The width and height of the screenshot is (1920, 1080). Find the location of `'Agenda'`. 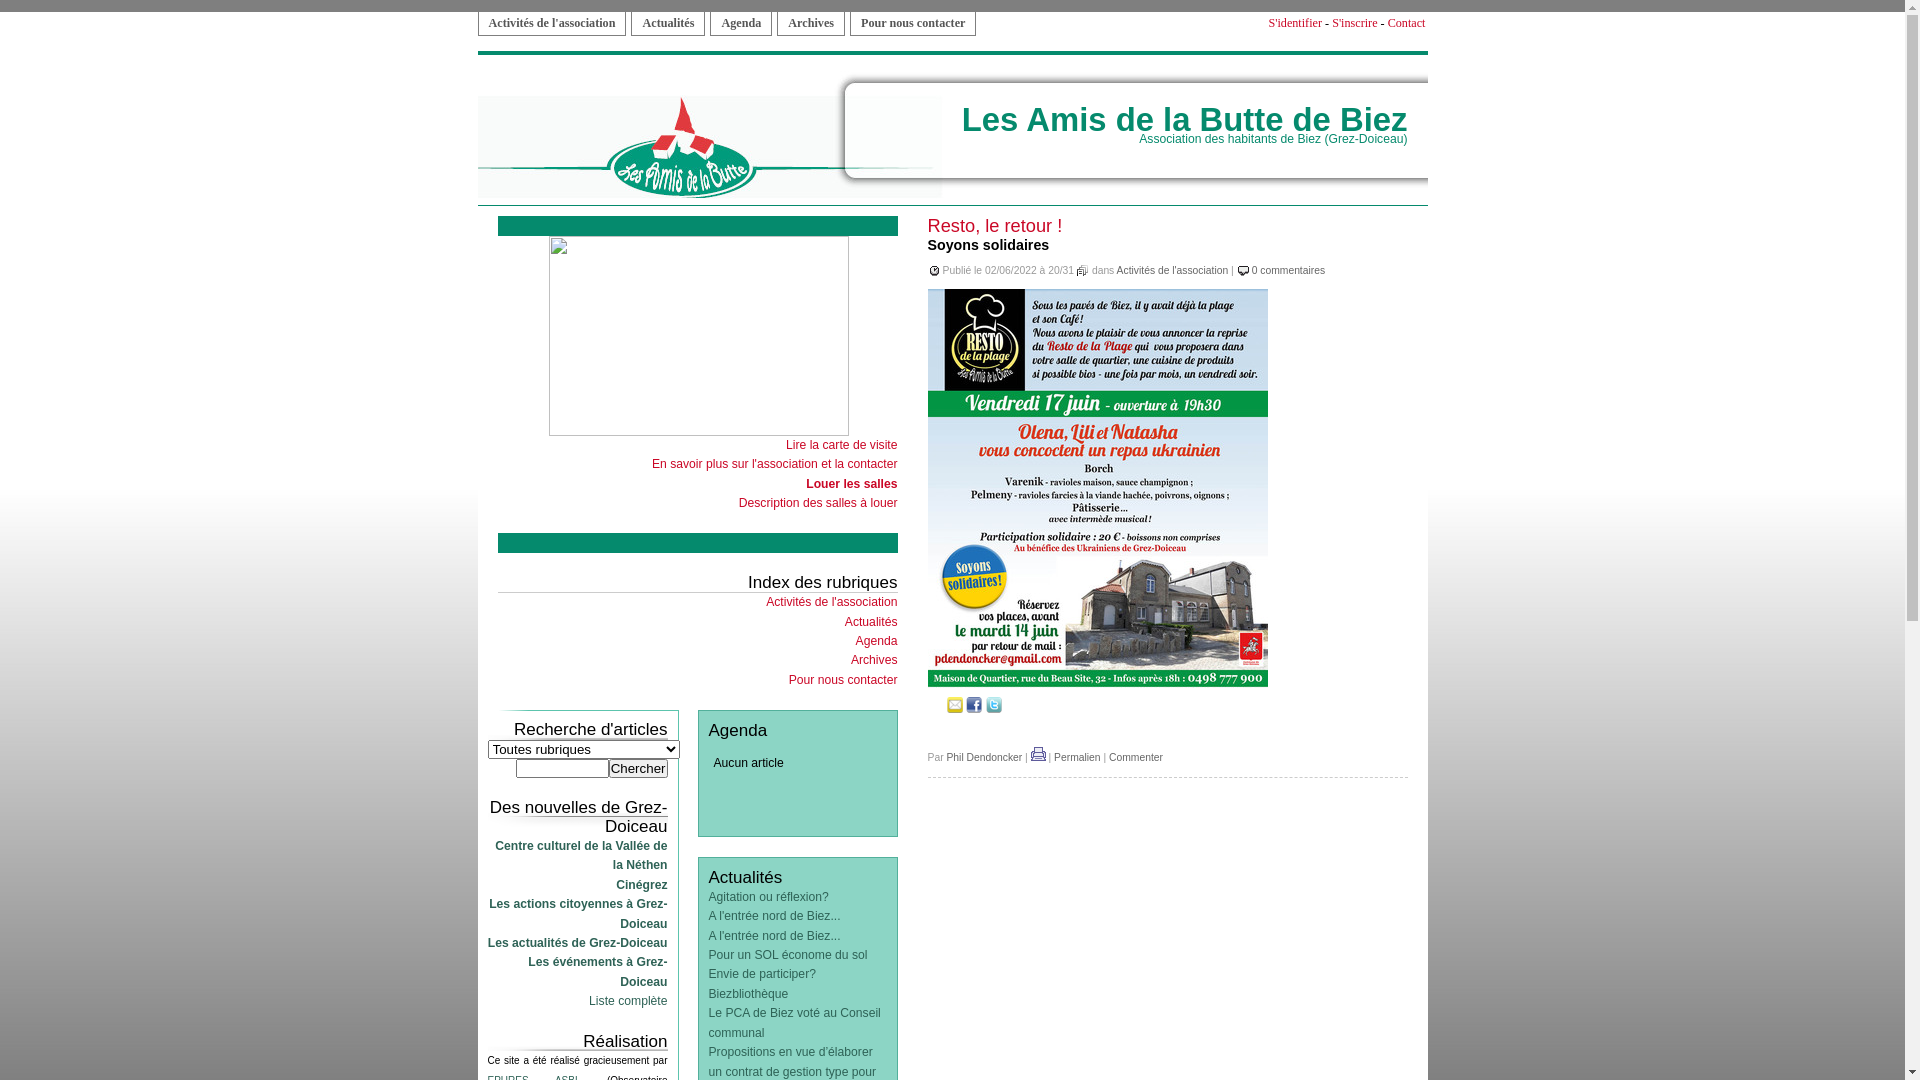

'Agenda' is located at coordinates (855, 640).